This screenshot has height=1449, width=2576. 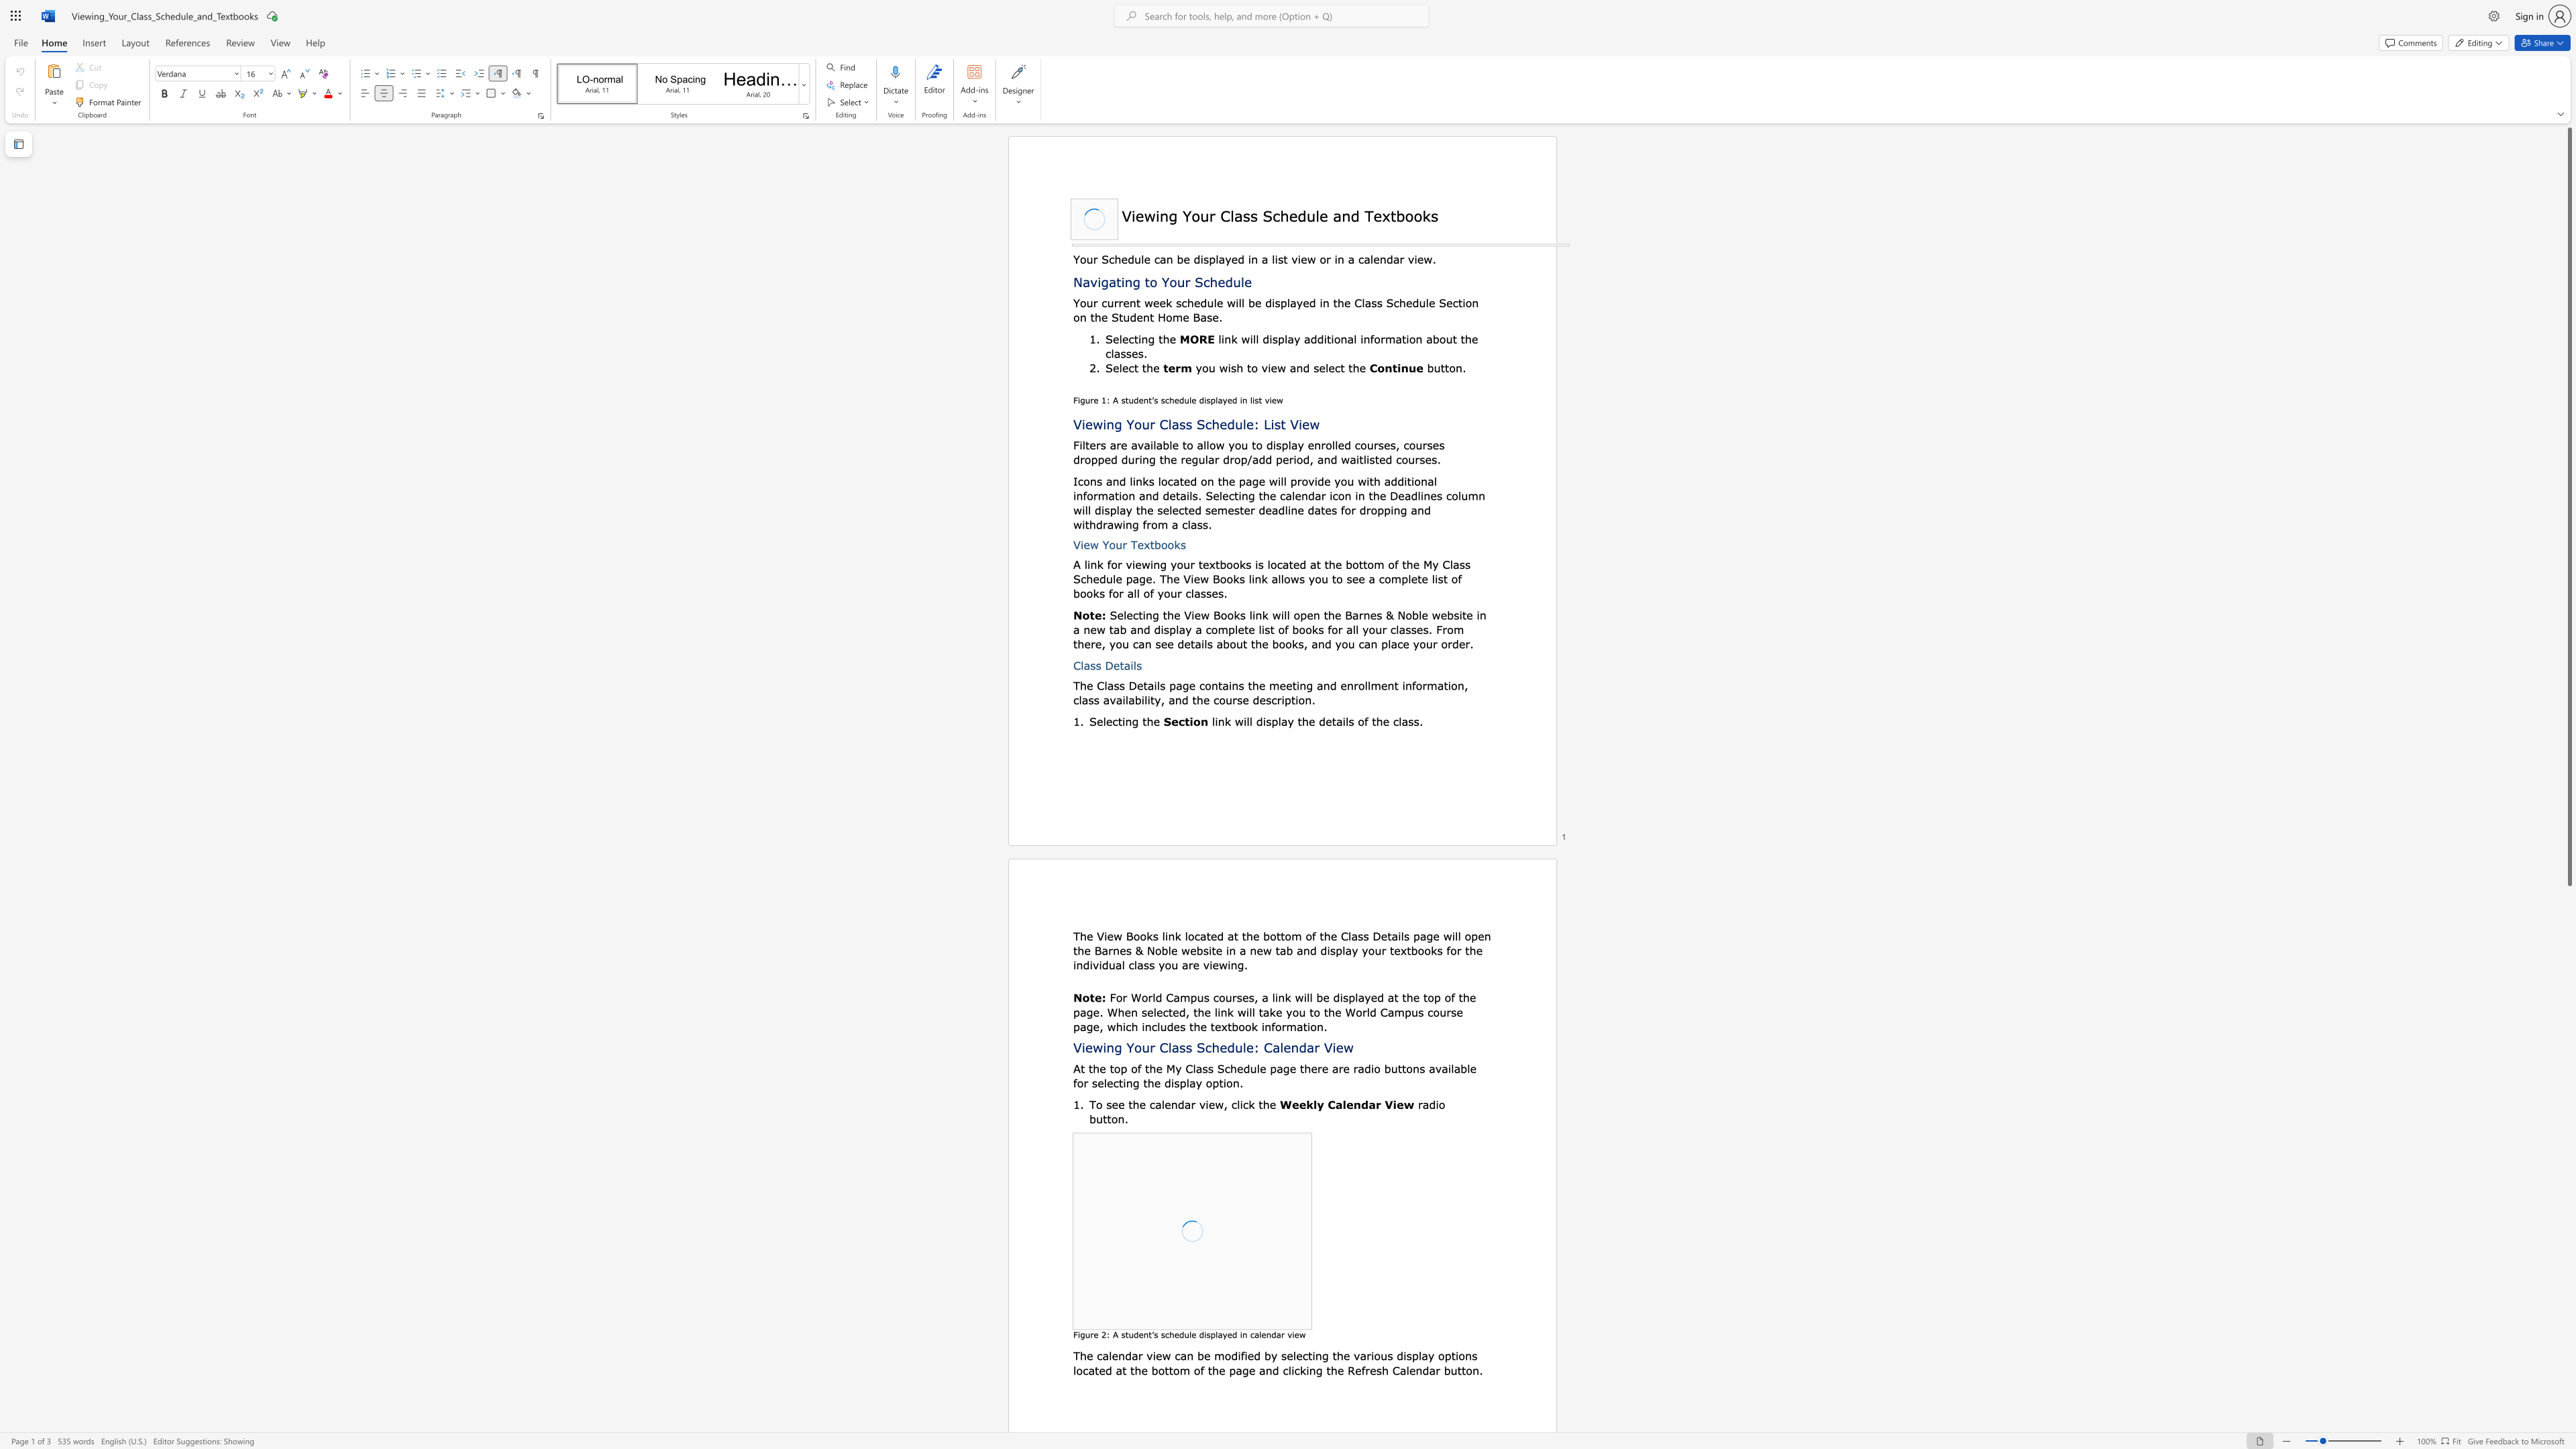 What do you see at coordinates (2568, 1167) in the screenshot?
I see `the scrollbar to move the page downward` at bounding box center [2568, 1167].